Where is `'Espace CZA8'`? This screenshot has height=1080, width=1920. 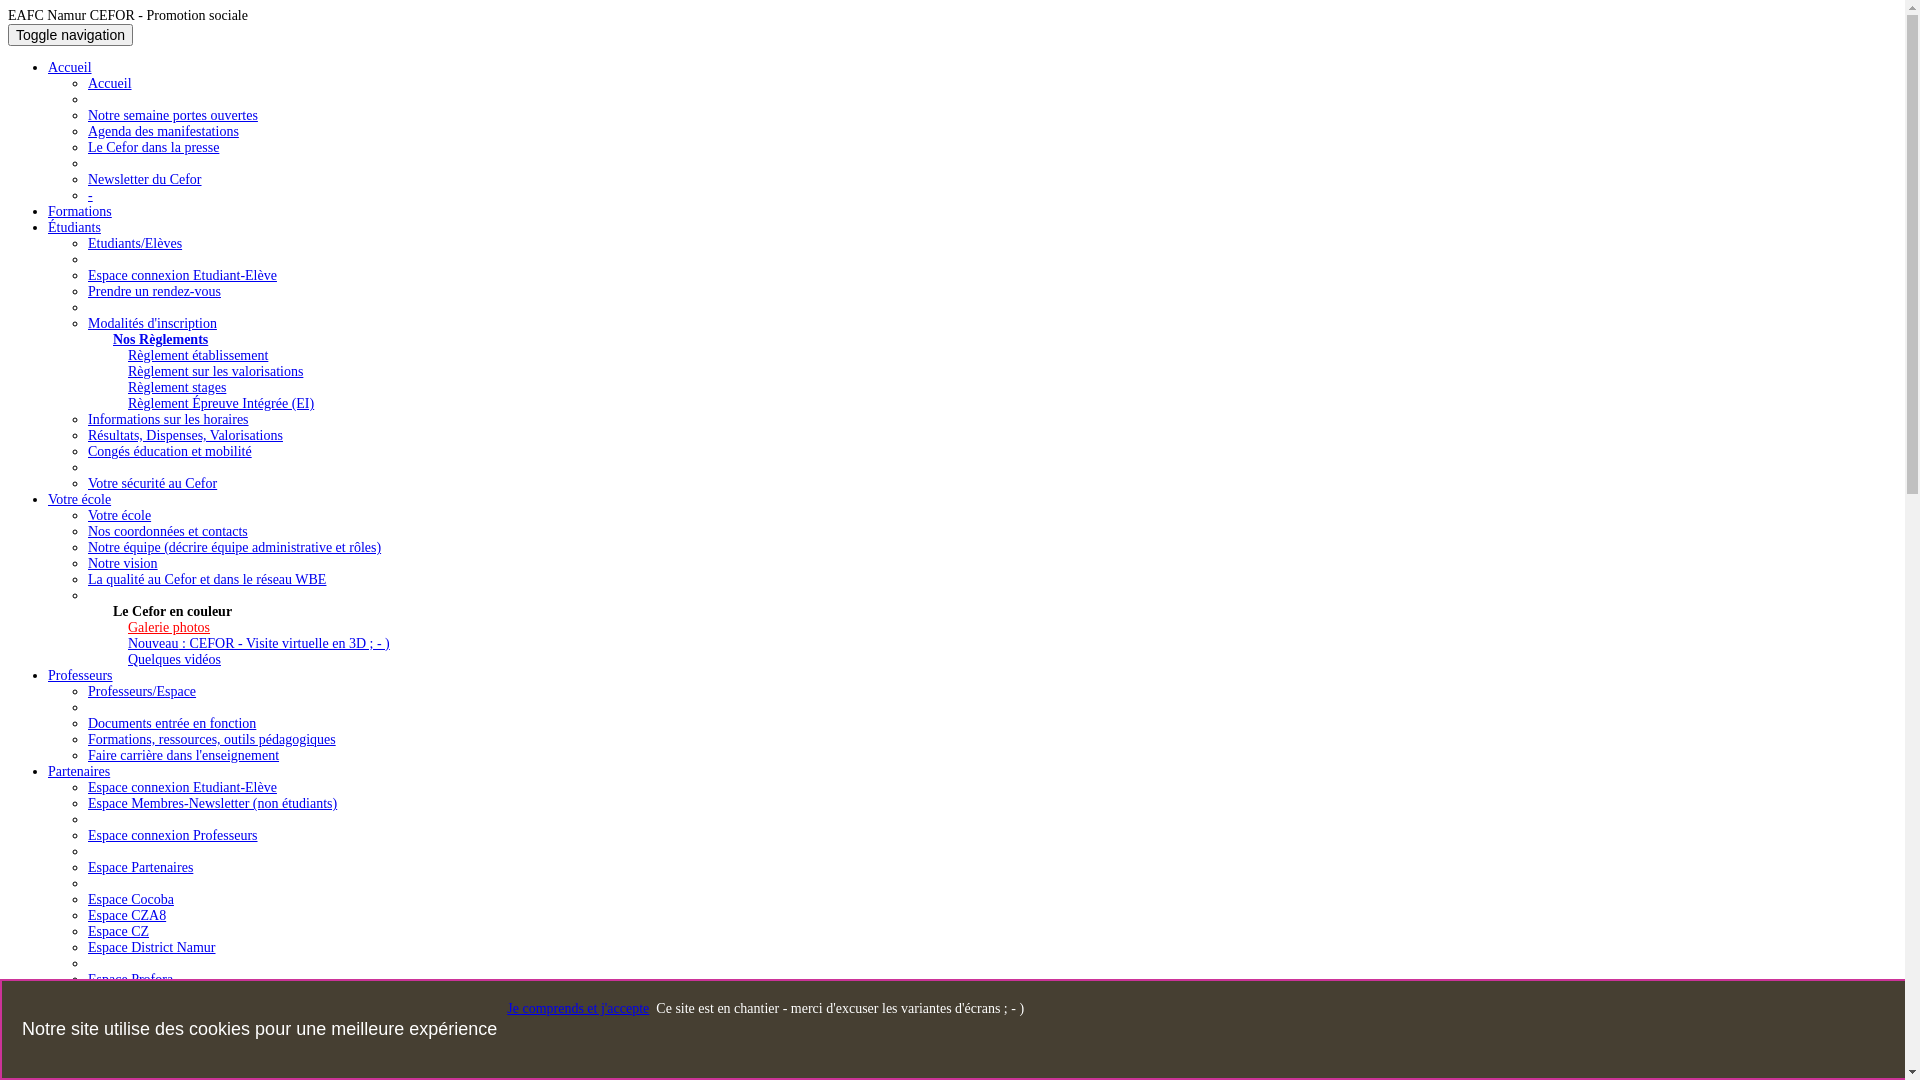 'Espace CZA8' is located at coordinates (125, 915).